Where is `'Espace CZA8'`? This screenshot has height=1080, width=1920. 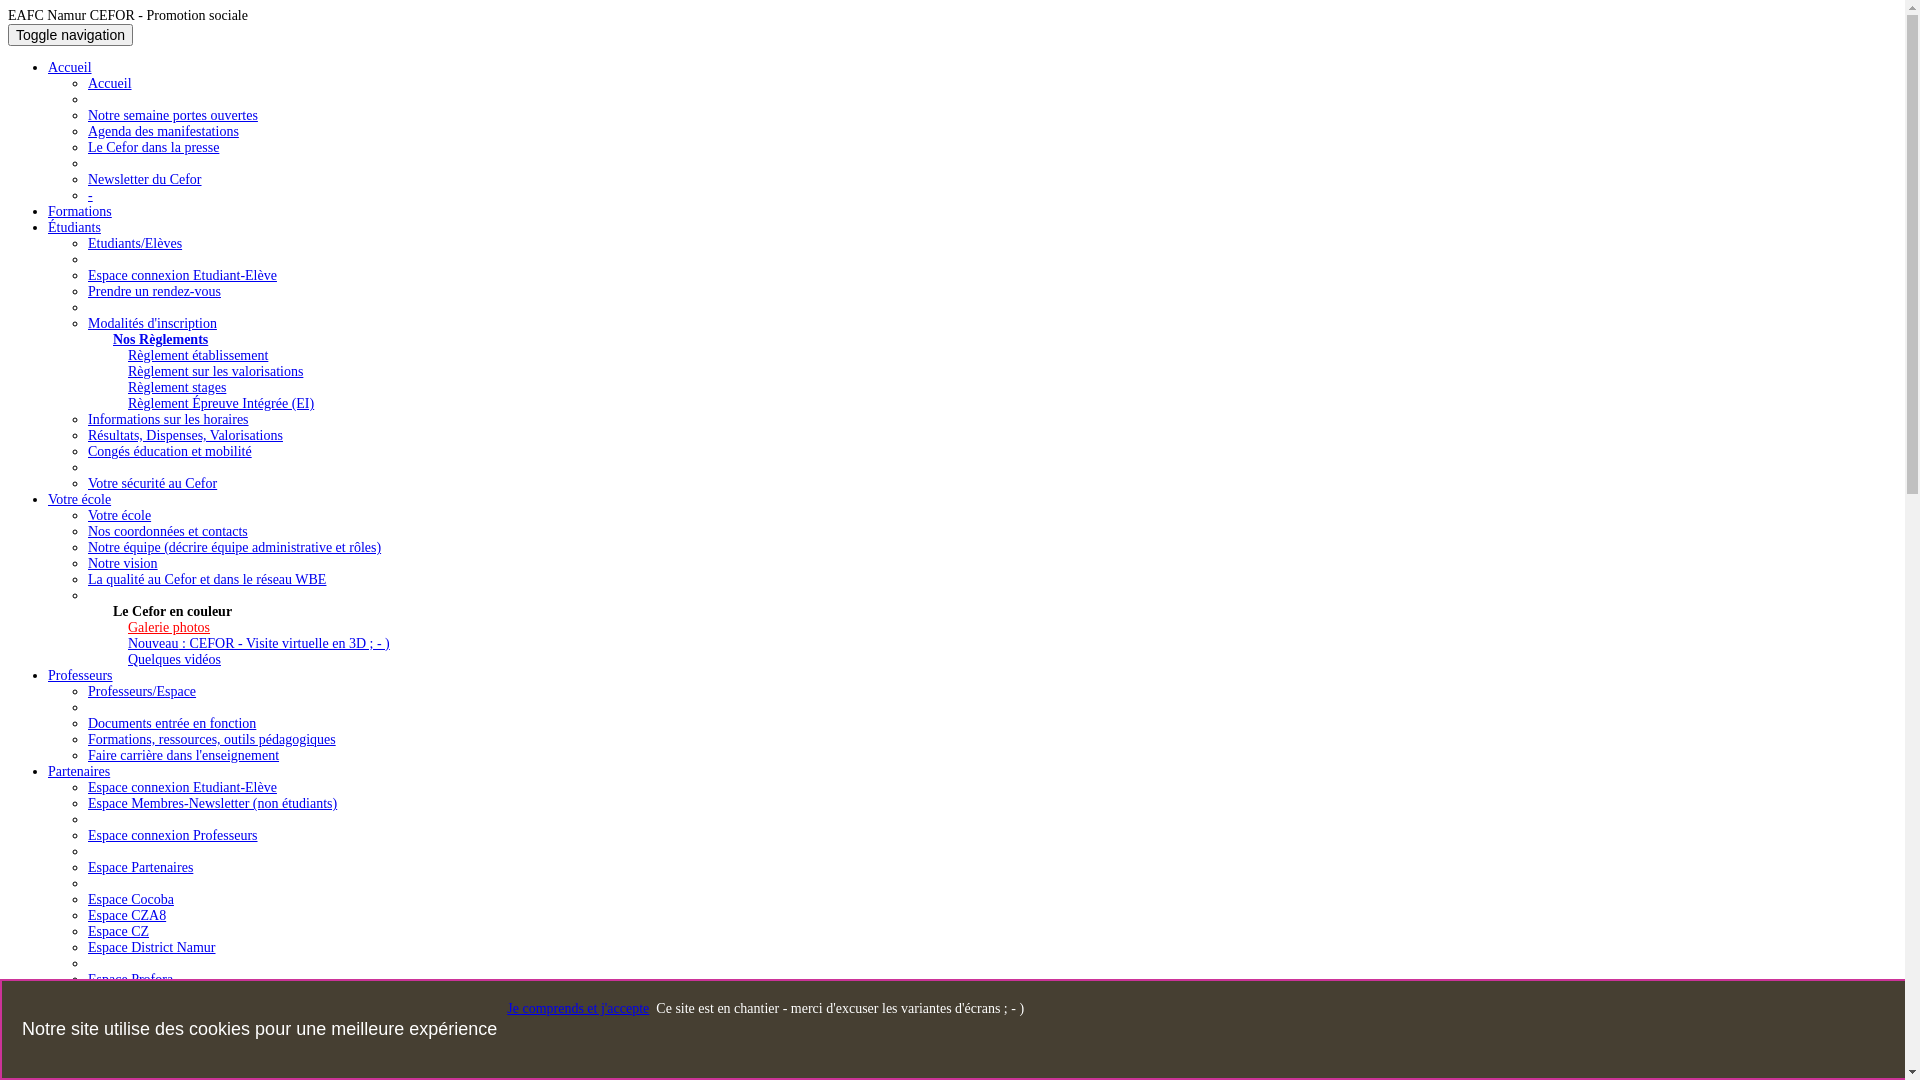 'Espace CZA8' is located at coordinates (125, 915).